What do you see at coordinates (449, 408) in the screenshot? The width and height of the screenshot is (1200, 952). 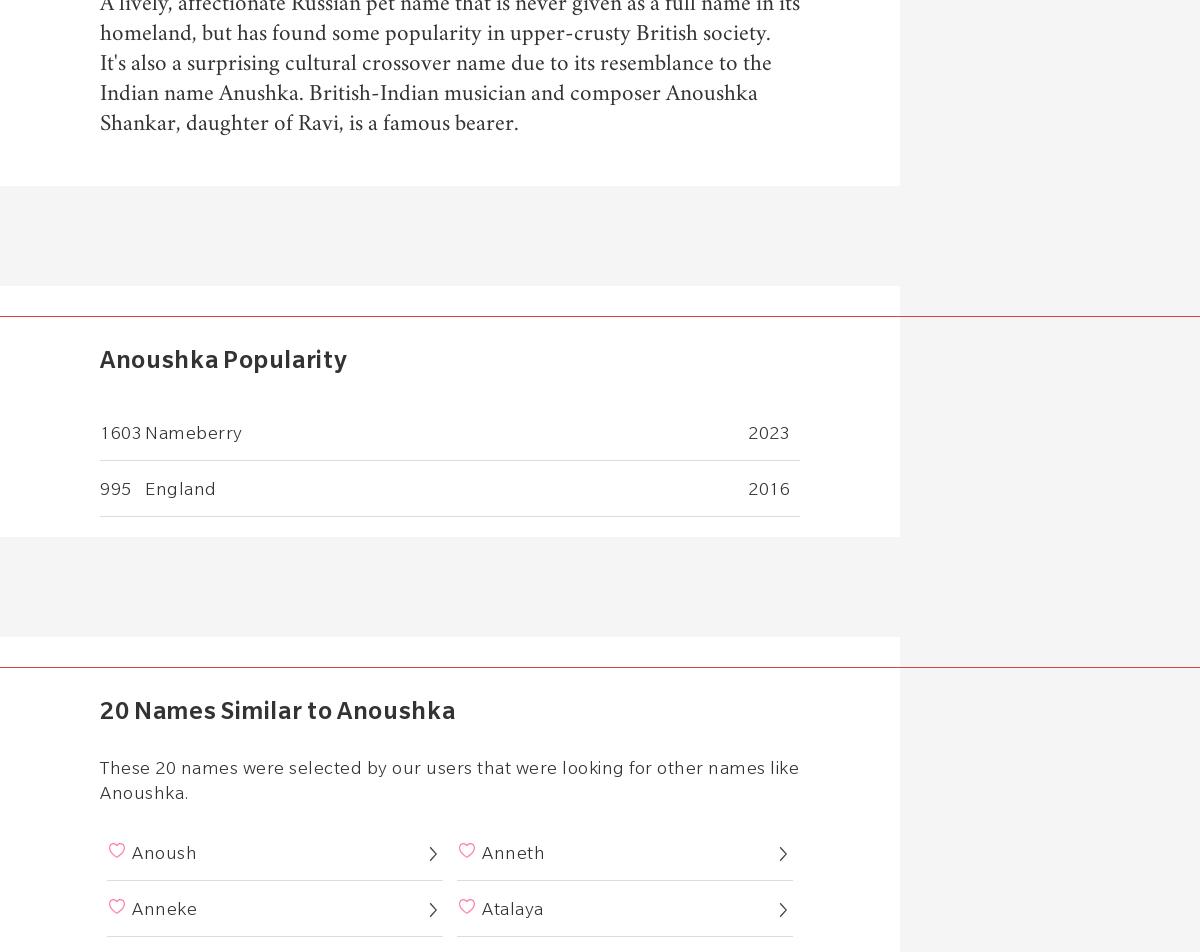 I see `'Create an account and you can create lists, keep track of favorites, and even be alerted when there is new content posted about a name.'` at bounding box center [449, 408].